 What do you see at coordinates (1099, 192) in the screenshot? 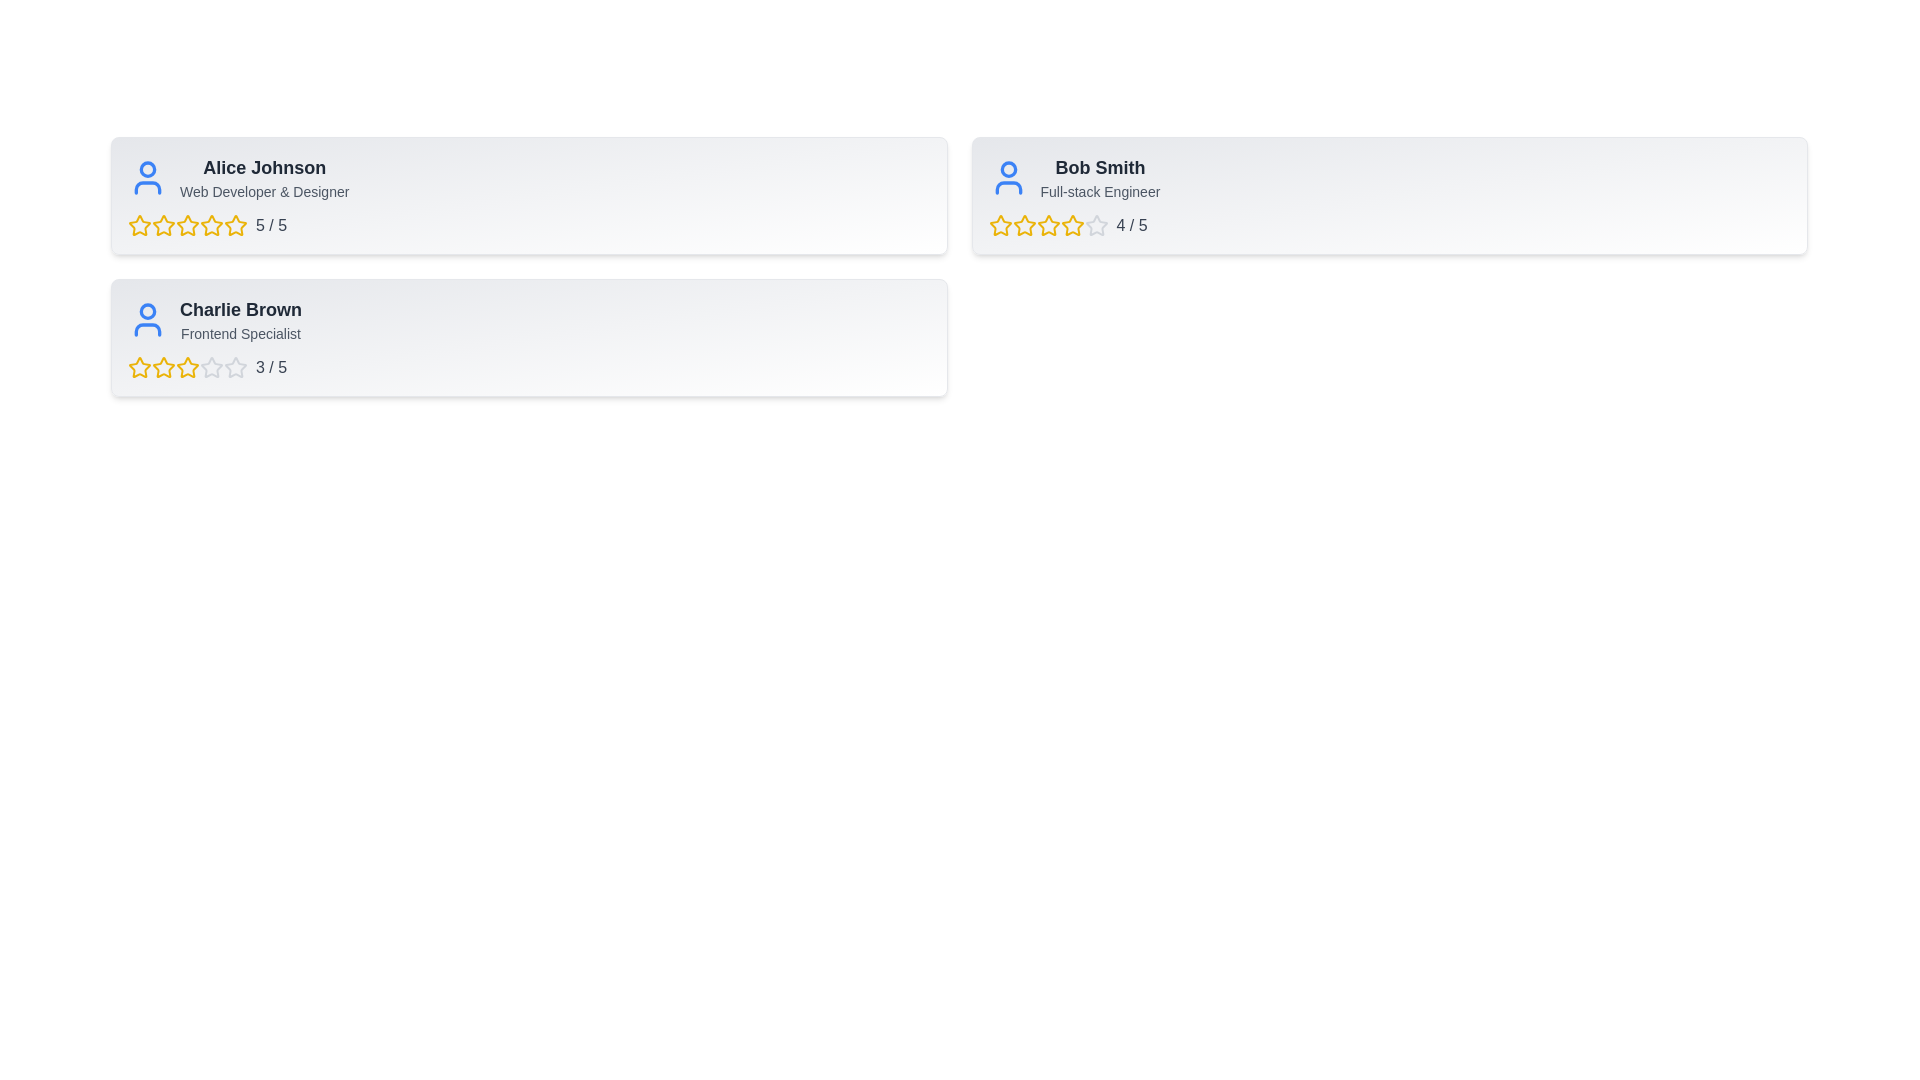
I see `the biography of the user Bob Smith` at bounding box center [1099, 192].